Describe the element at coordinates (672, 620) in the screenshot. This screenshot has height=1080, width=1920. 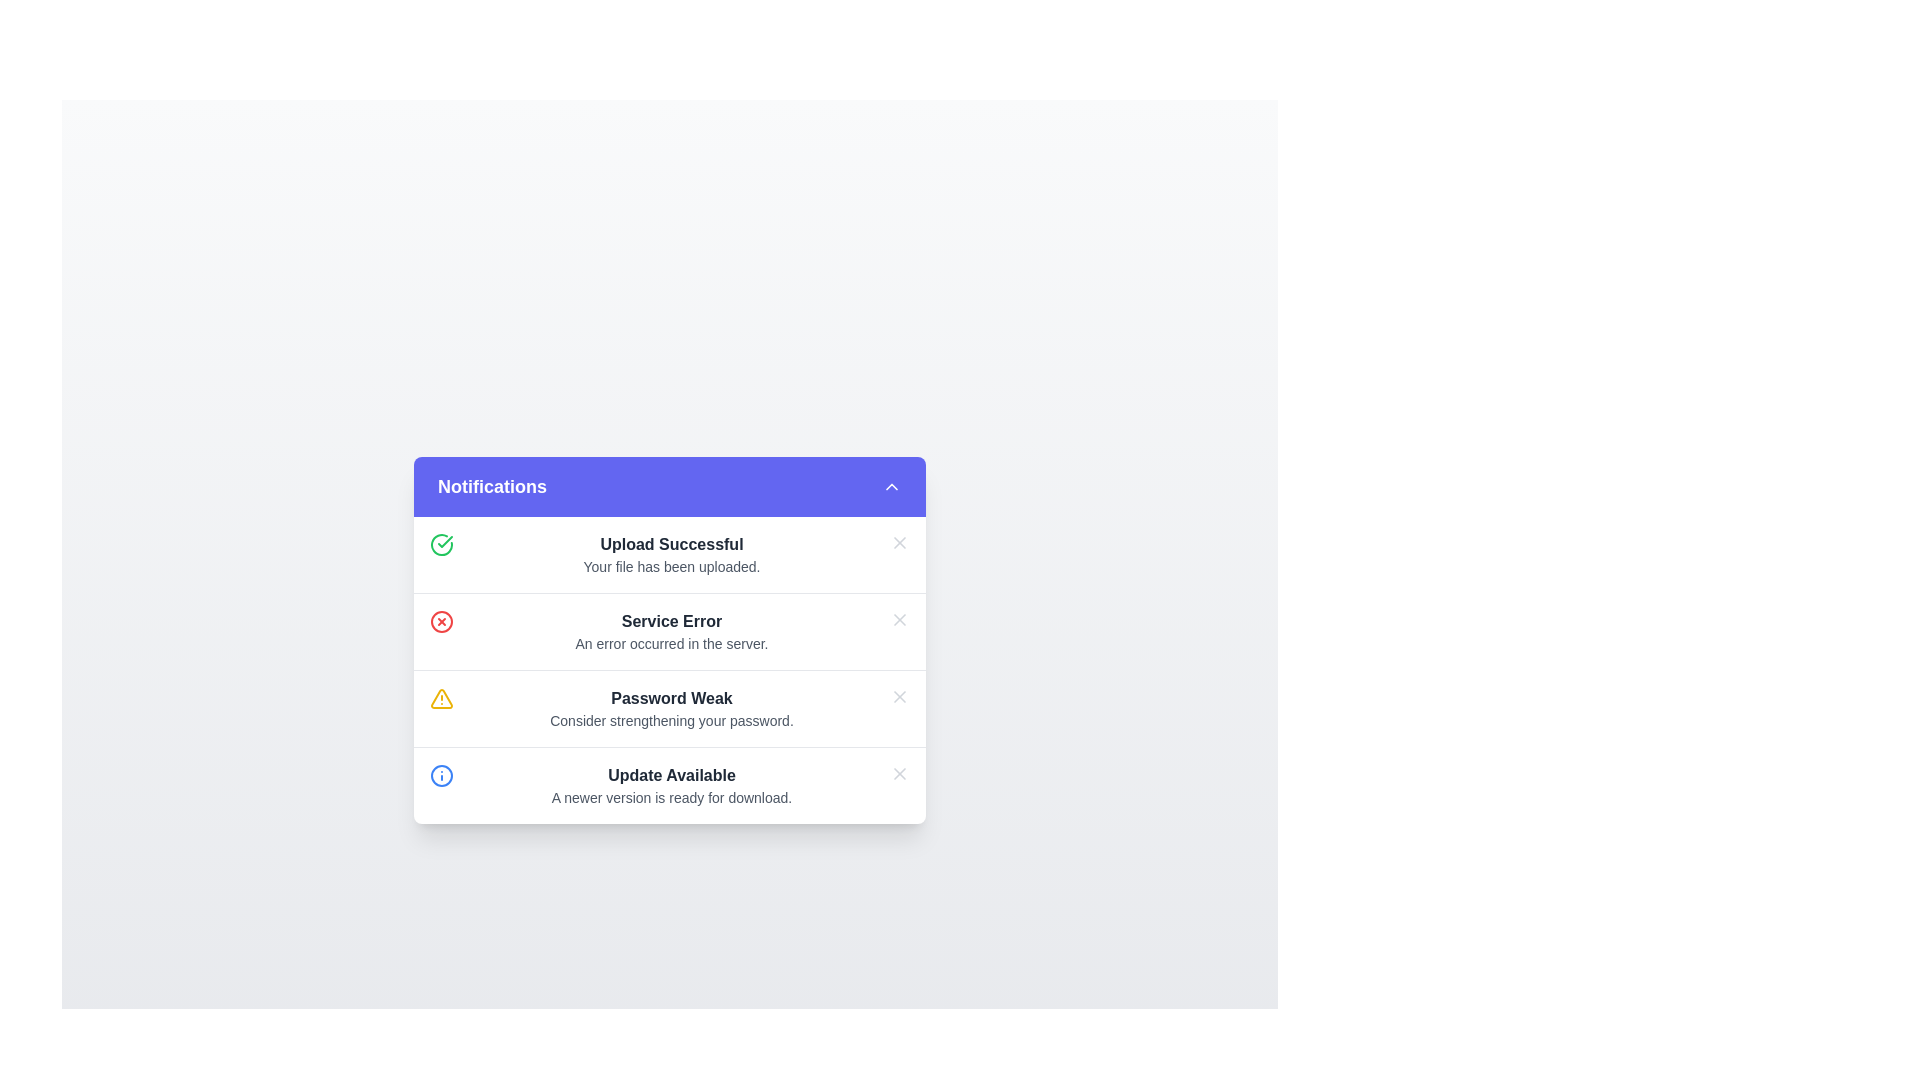
I see `the text label that serves` at that location.